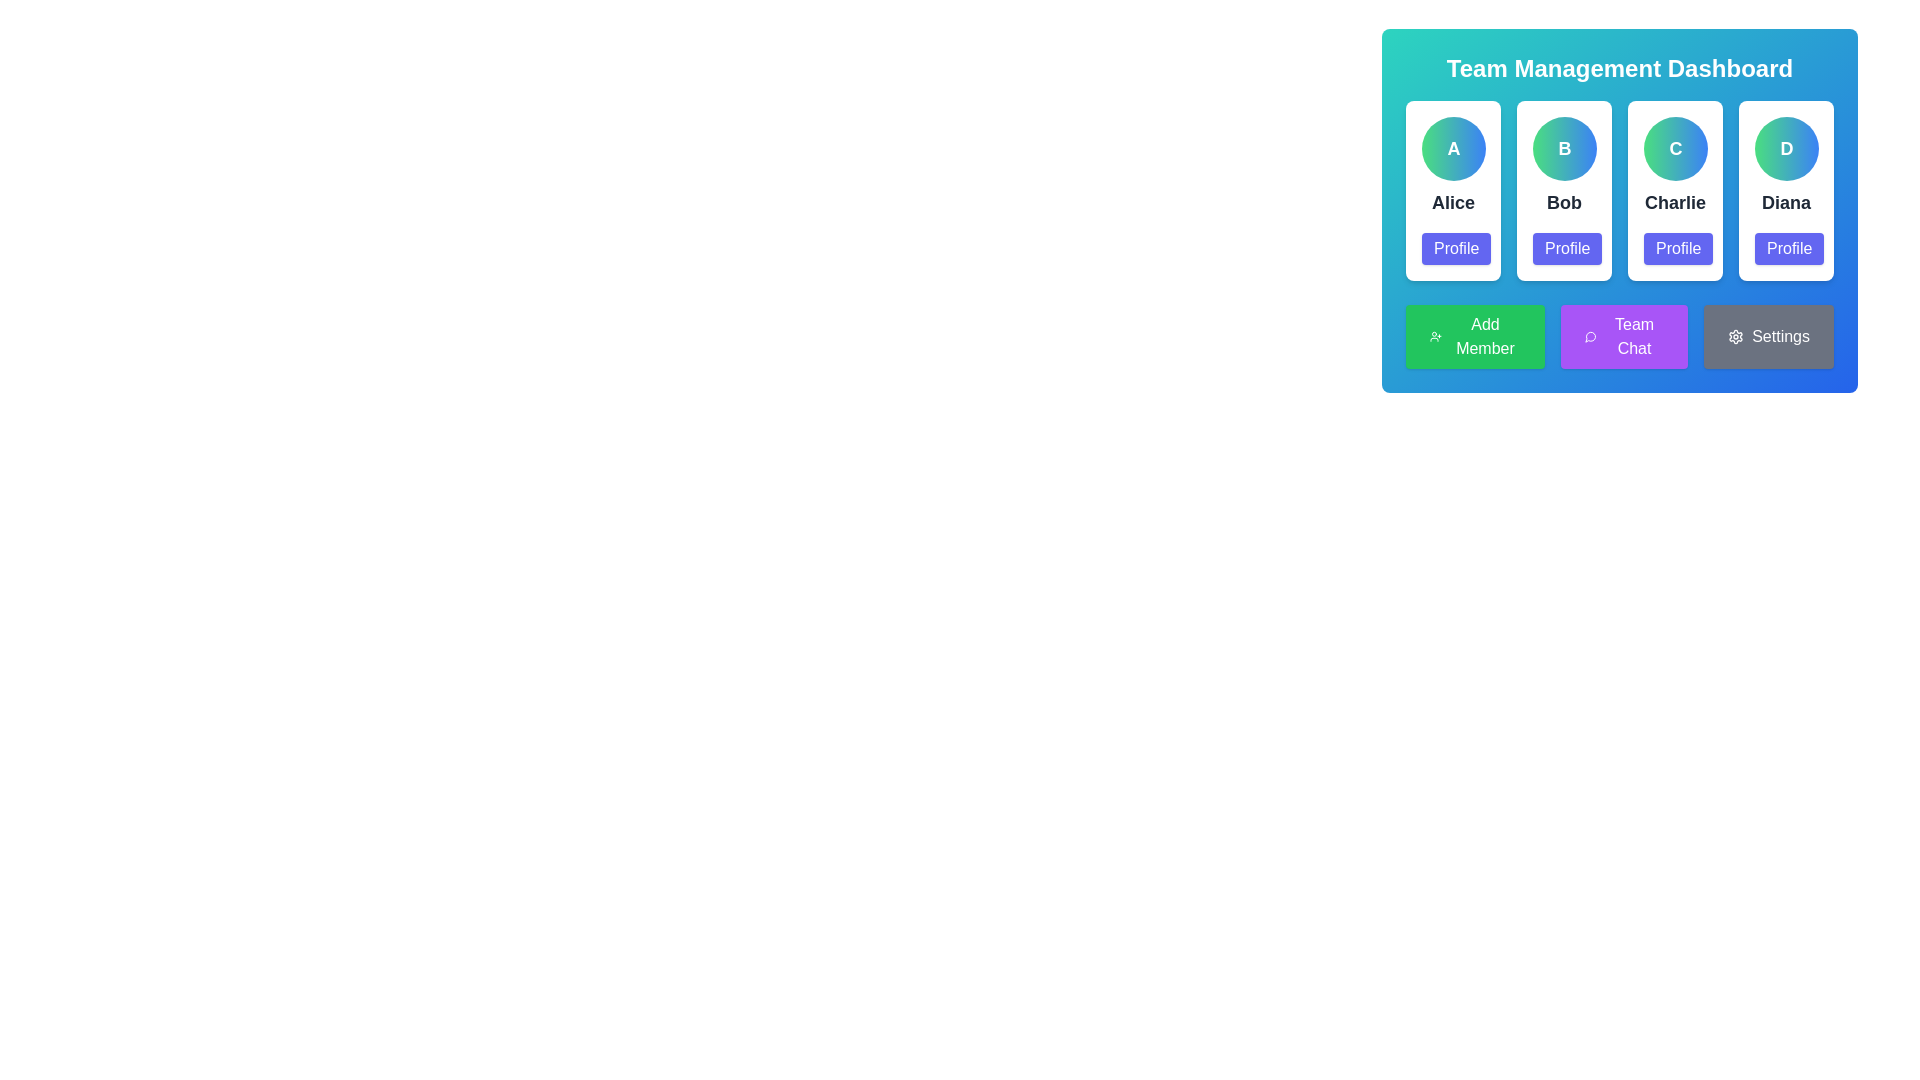  I want to click on the 'Profile' button with white text and a purple background, so click(1566, 248).